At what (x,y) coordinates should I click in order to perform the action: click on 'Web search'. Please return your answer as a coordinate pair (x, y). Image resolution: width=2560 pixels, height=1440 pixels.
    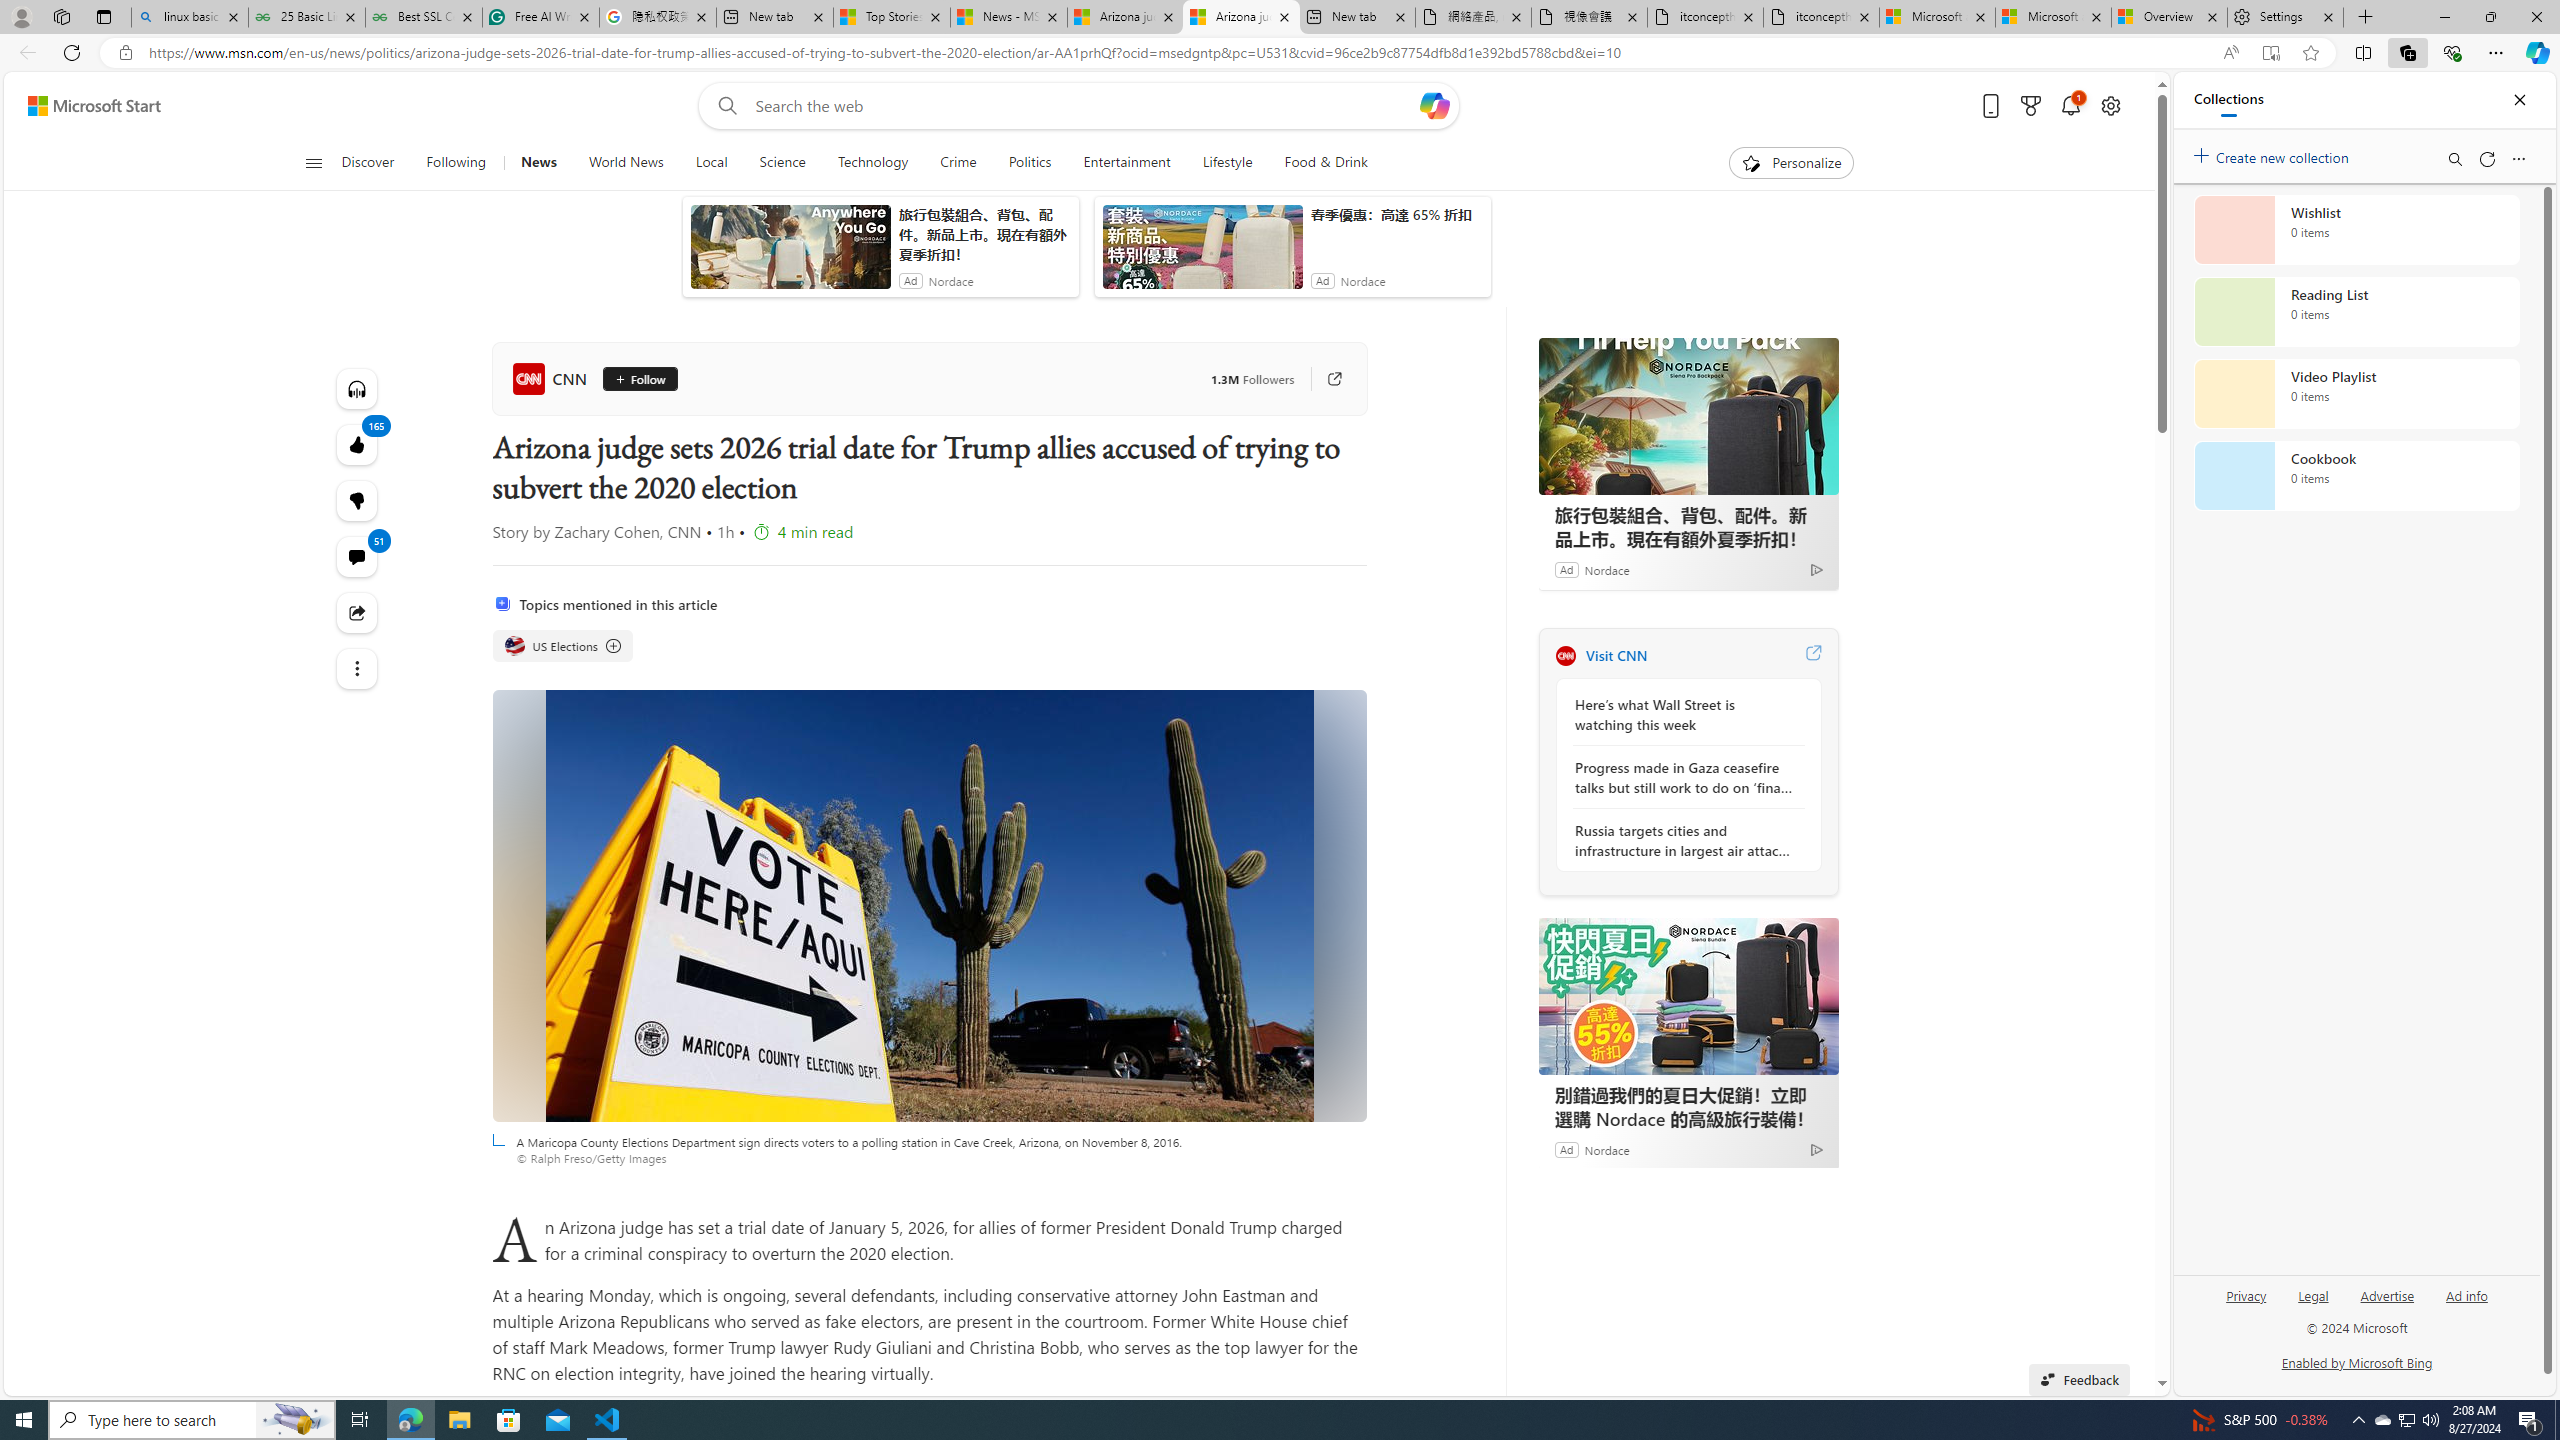
    Looking at the image, I should click on (723, 106).